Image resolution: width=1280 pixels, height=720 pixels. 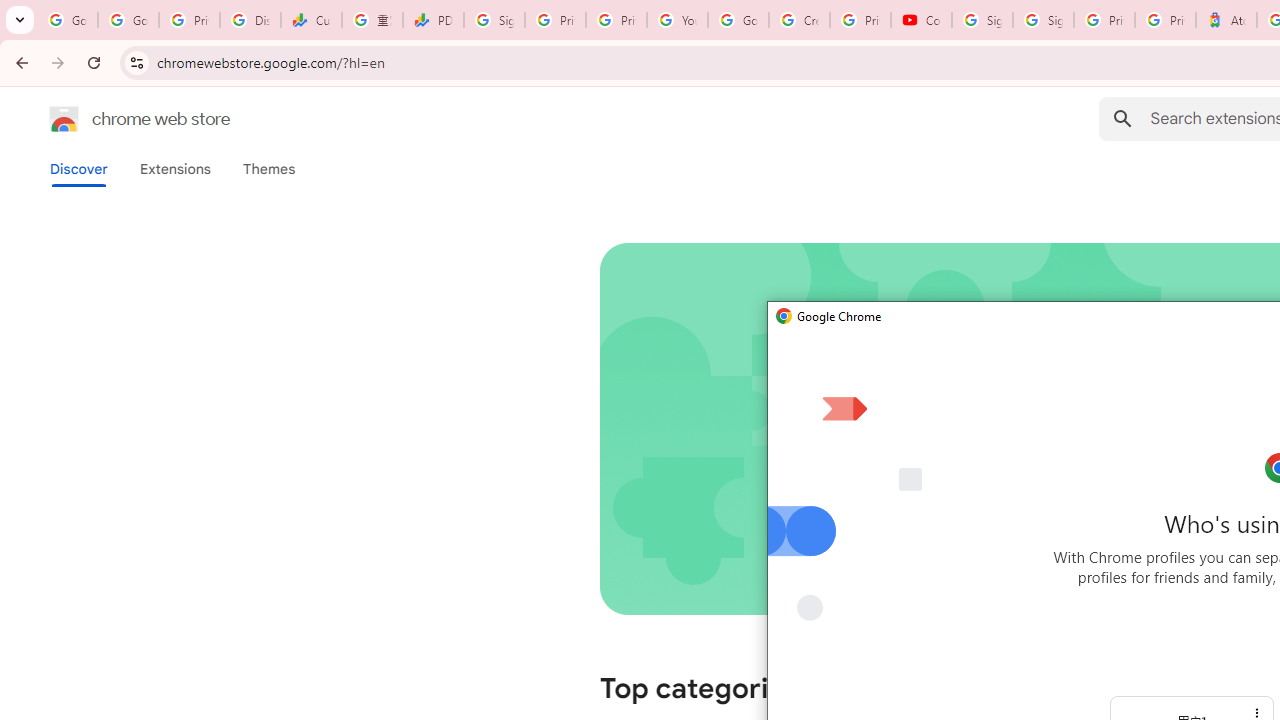 I want to click on 'Atour Hotel - Google hotels', so click(x=1225, y=20).